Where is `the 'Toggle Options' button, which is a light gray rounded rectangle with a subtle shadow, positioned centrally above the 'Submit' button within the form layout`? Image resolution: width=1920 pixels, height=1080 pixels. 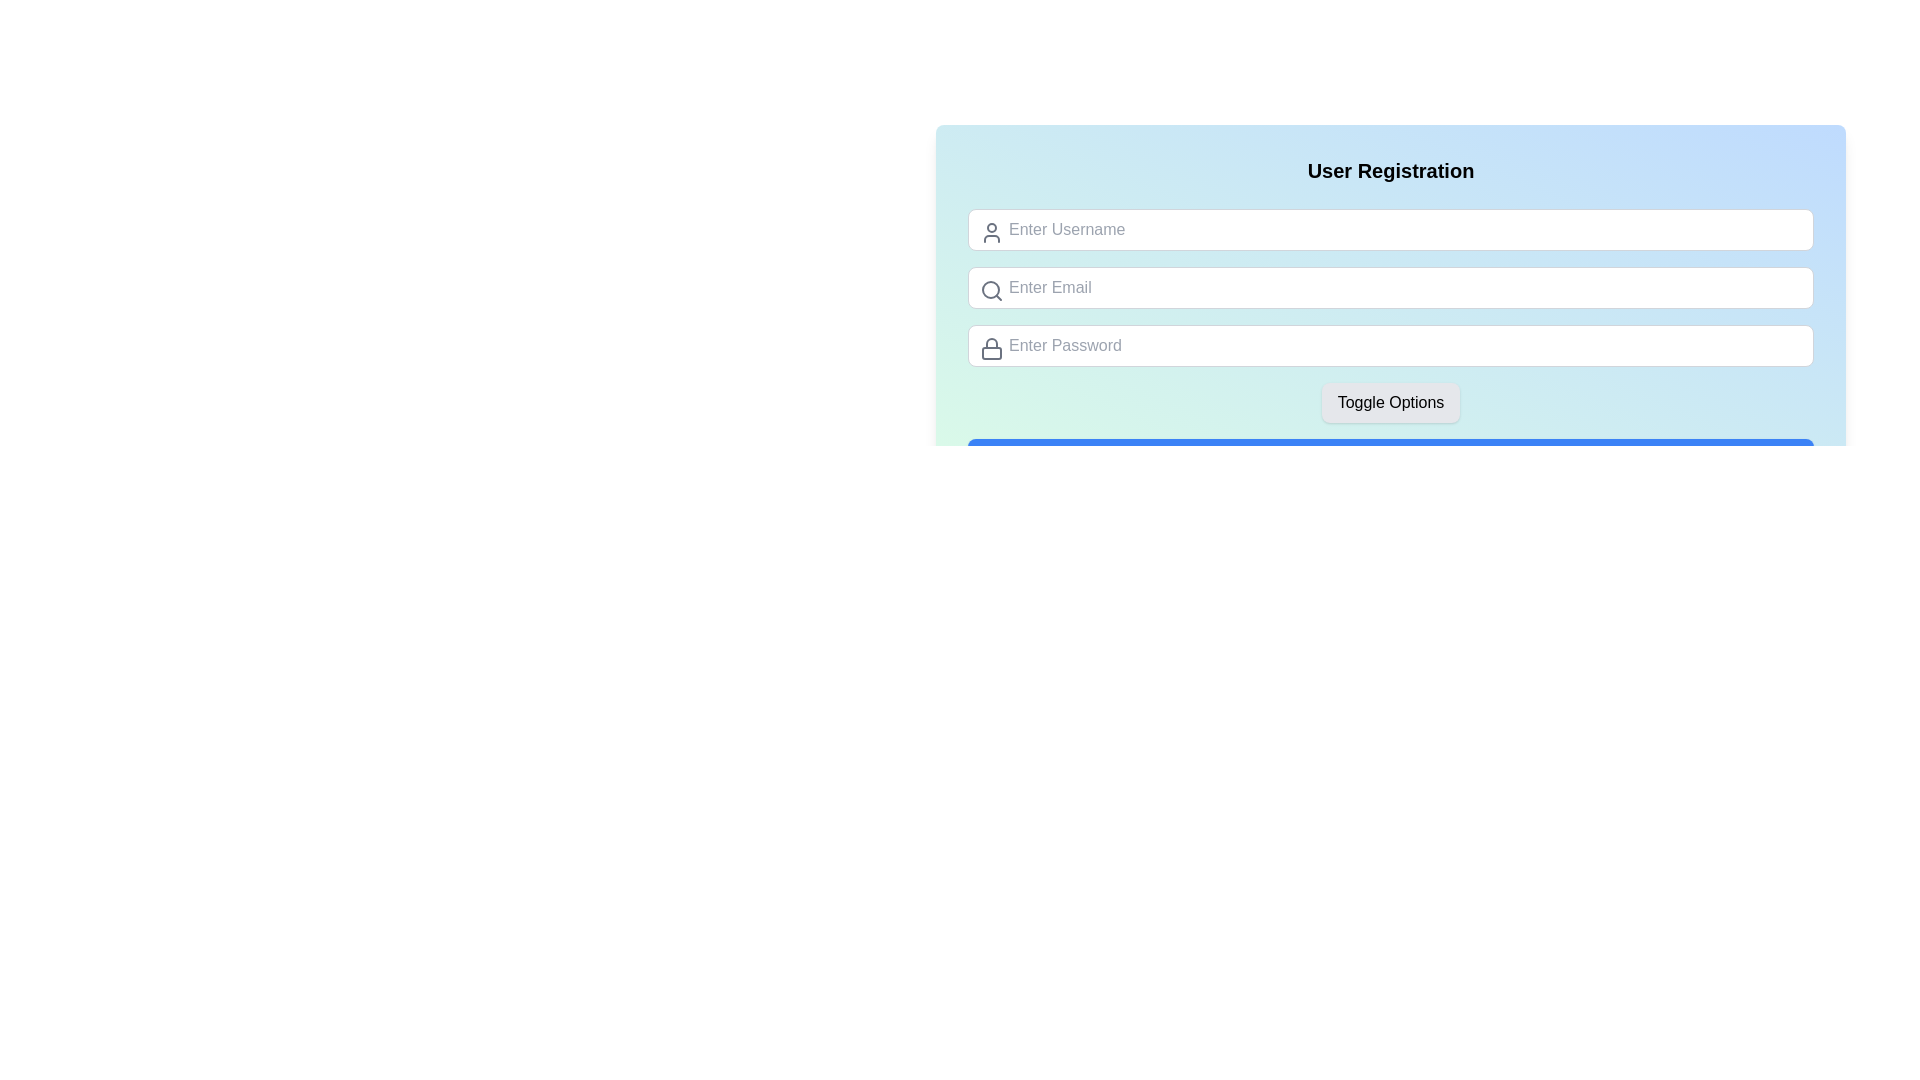 the 'Toggle Options' button, which is a light gray rounded rectangle with a subtle shadow, positioned centrally above the 'Submit' button within the form layout is located at coordinates (1390, 402).